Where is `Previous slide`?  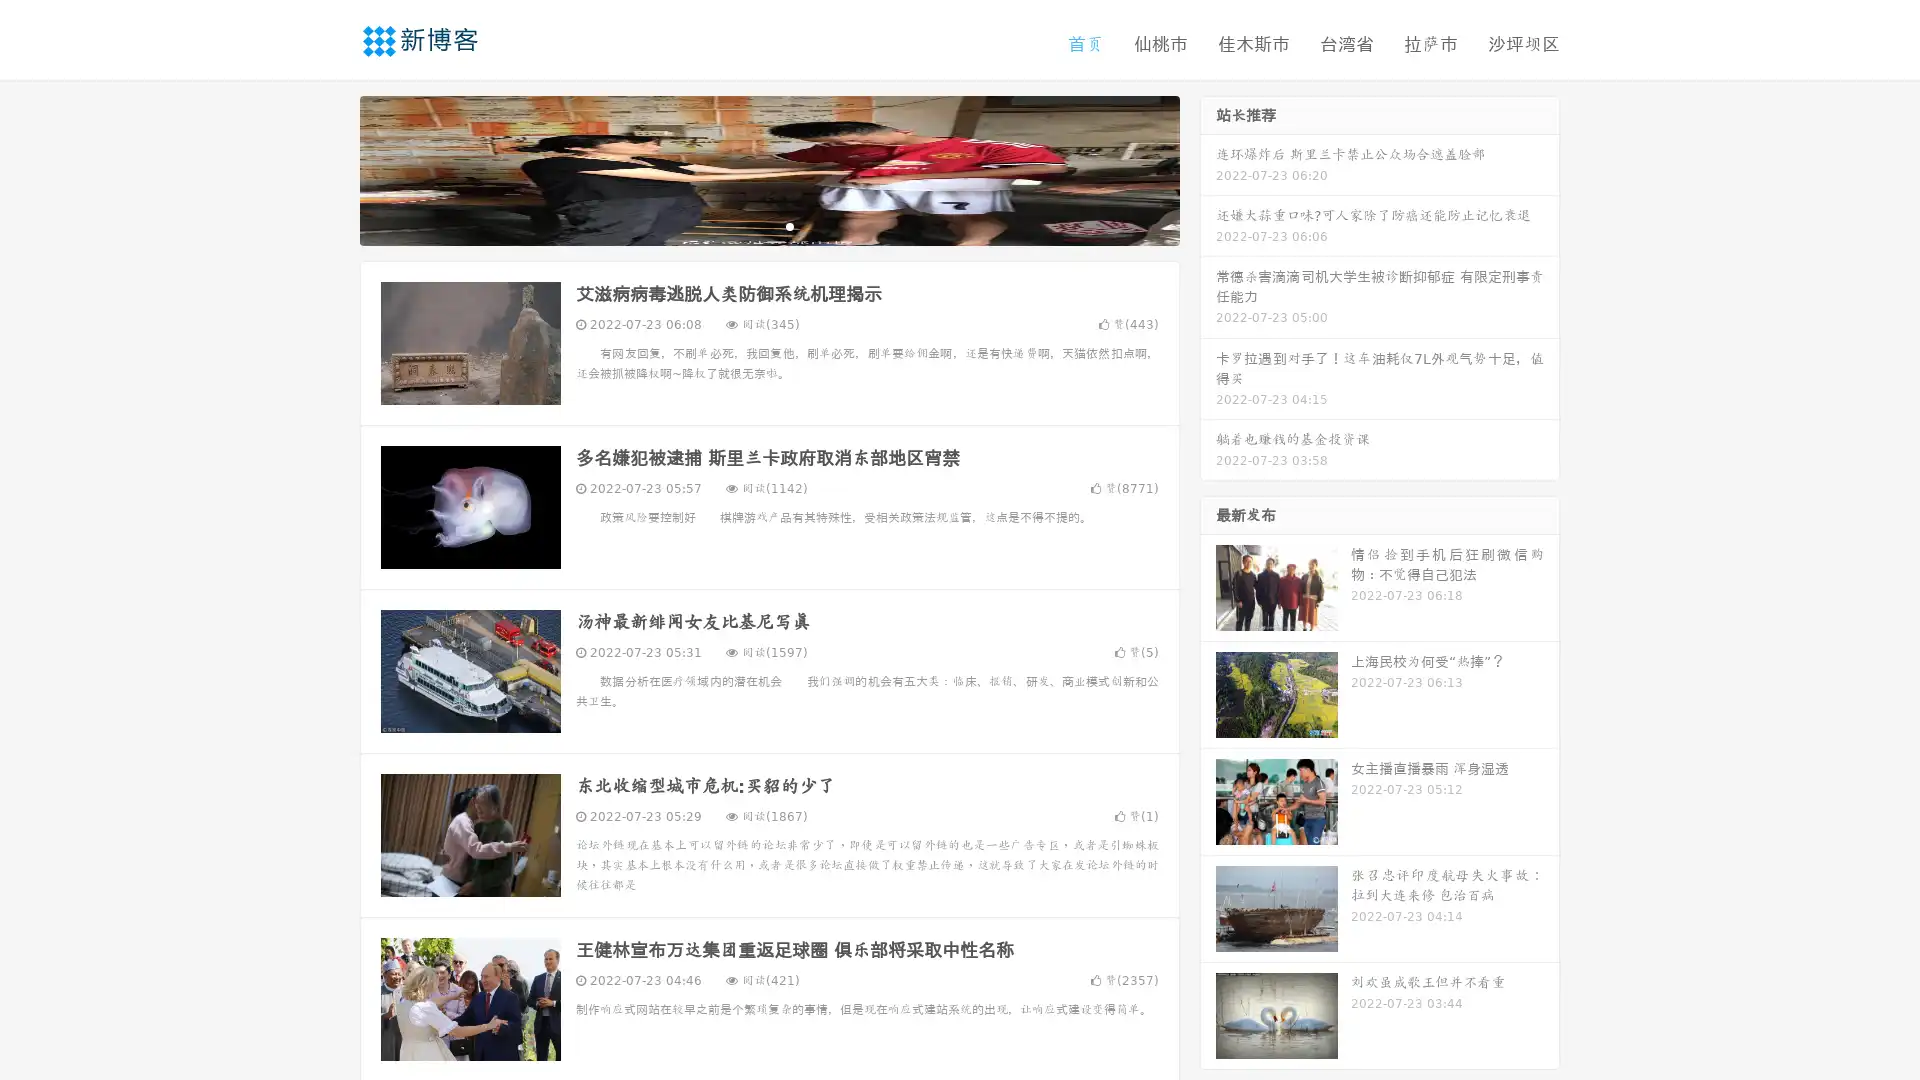
Previous slide is located at coordinates (330, 168).